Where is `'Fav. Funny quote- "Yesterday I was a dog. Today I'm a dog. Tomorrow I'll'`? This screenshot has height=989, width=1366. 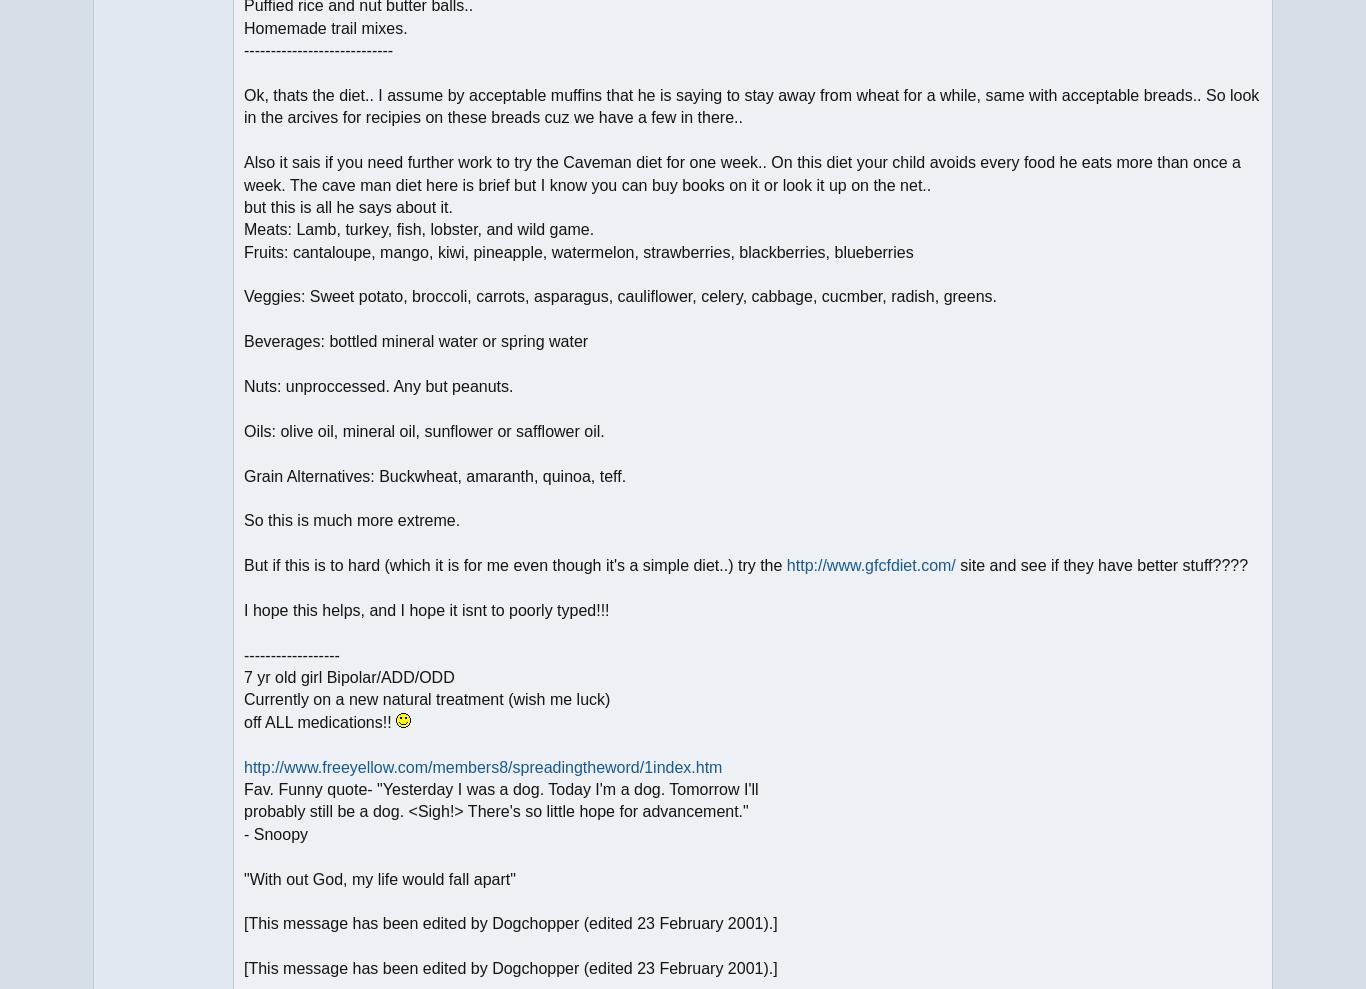 'Fav. Funny quote- "Yesterday I was a dog. Today I'm a dog. Tomorrow I'll' is located at coordinates (501, 788).